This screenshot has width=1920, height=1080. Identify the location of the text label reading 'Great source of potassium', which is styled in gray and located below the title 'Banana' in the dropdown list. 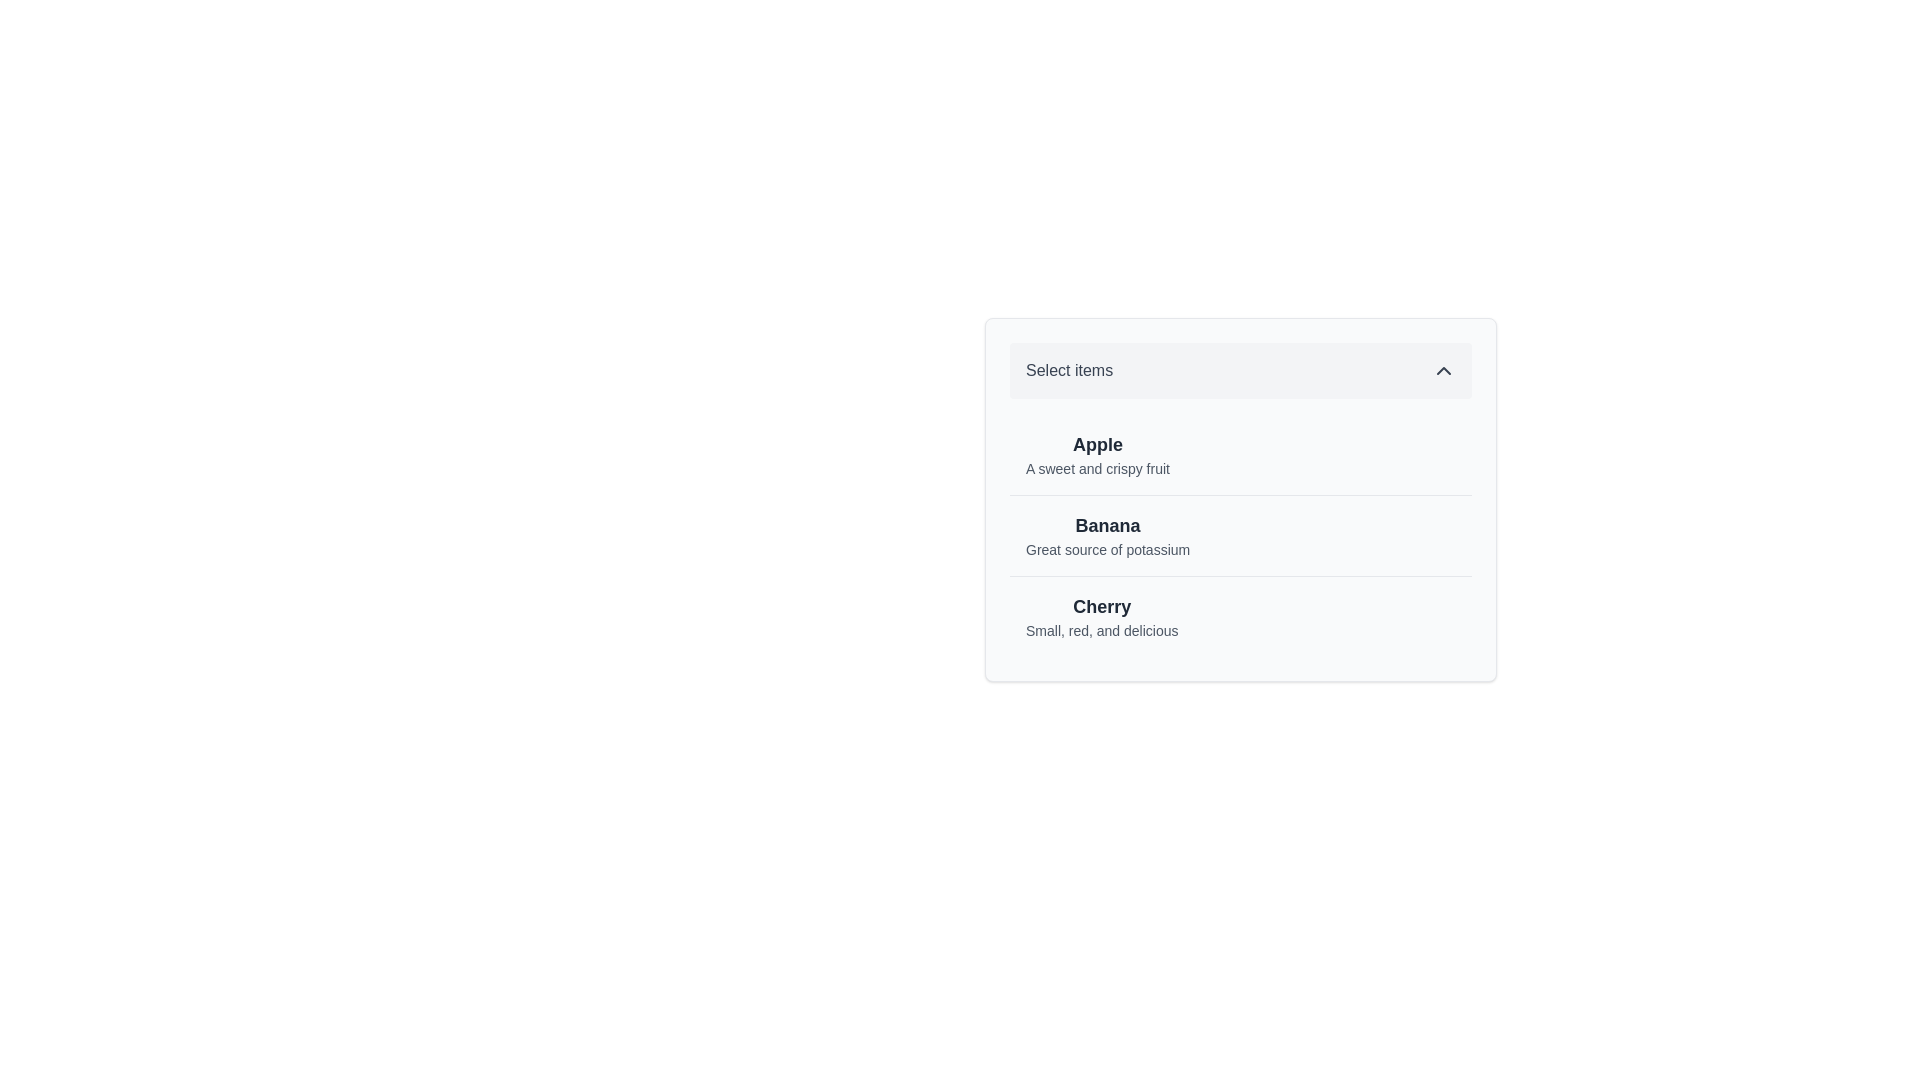
(1107, 550).